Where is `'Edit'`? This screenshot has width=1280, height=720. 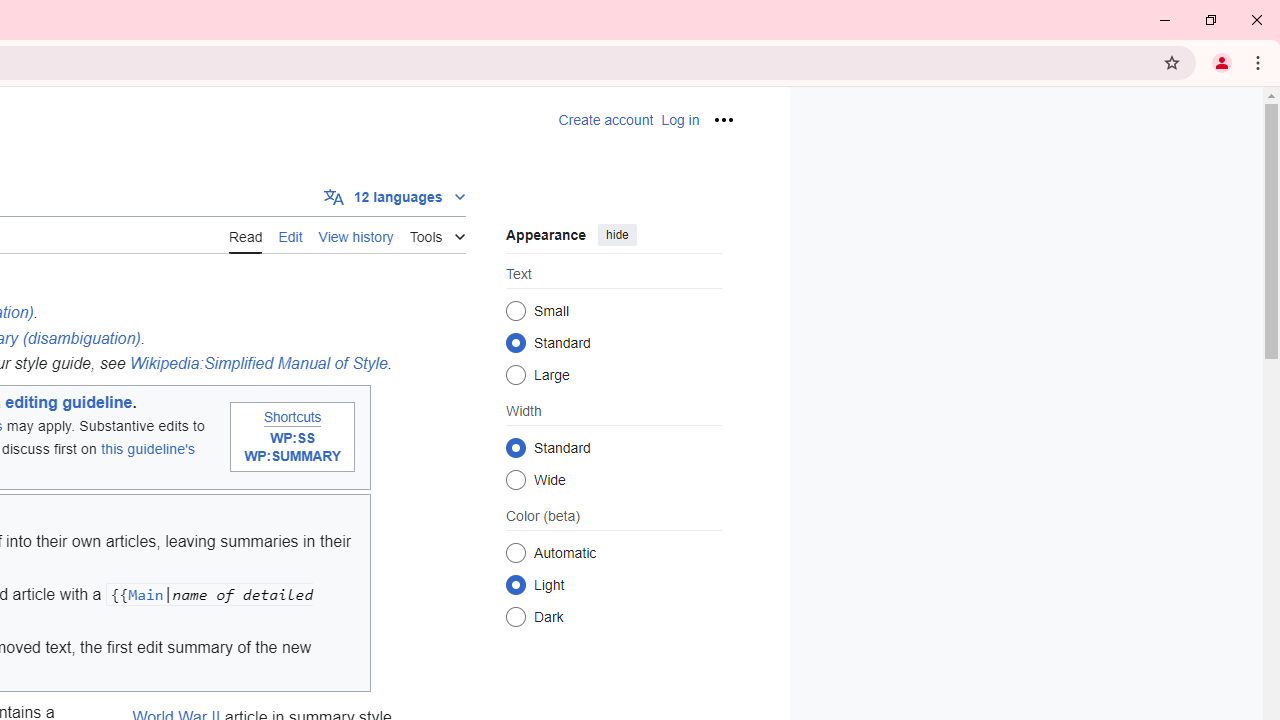
'Edit' is located at coordinates (289, 234).